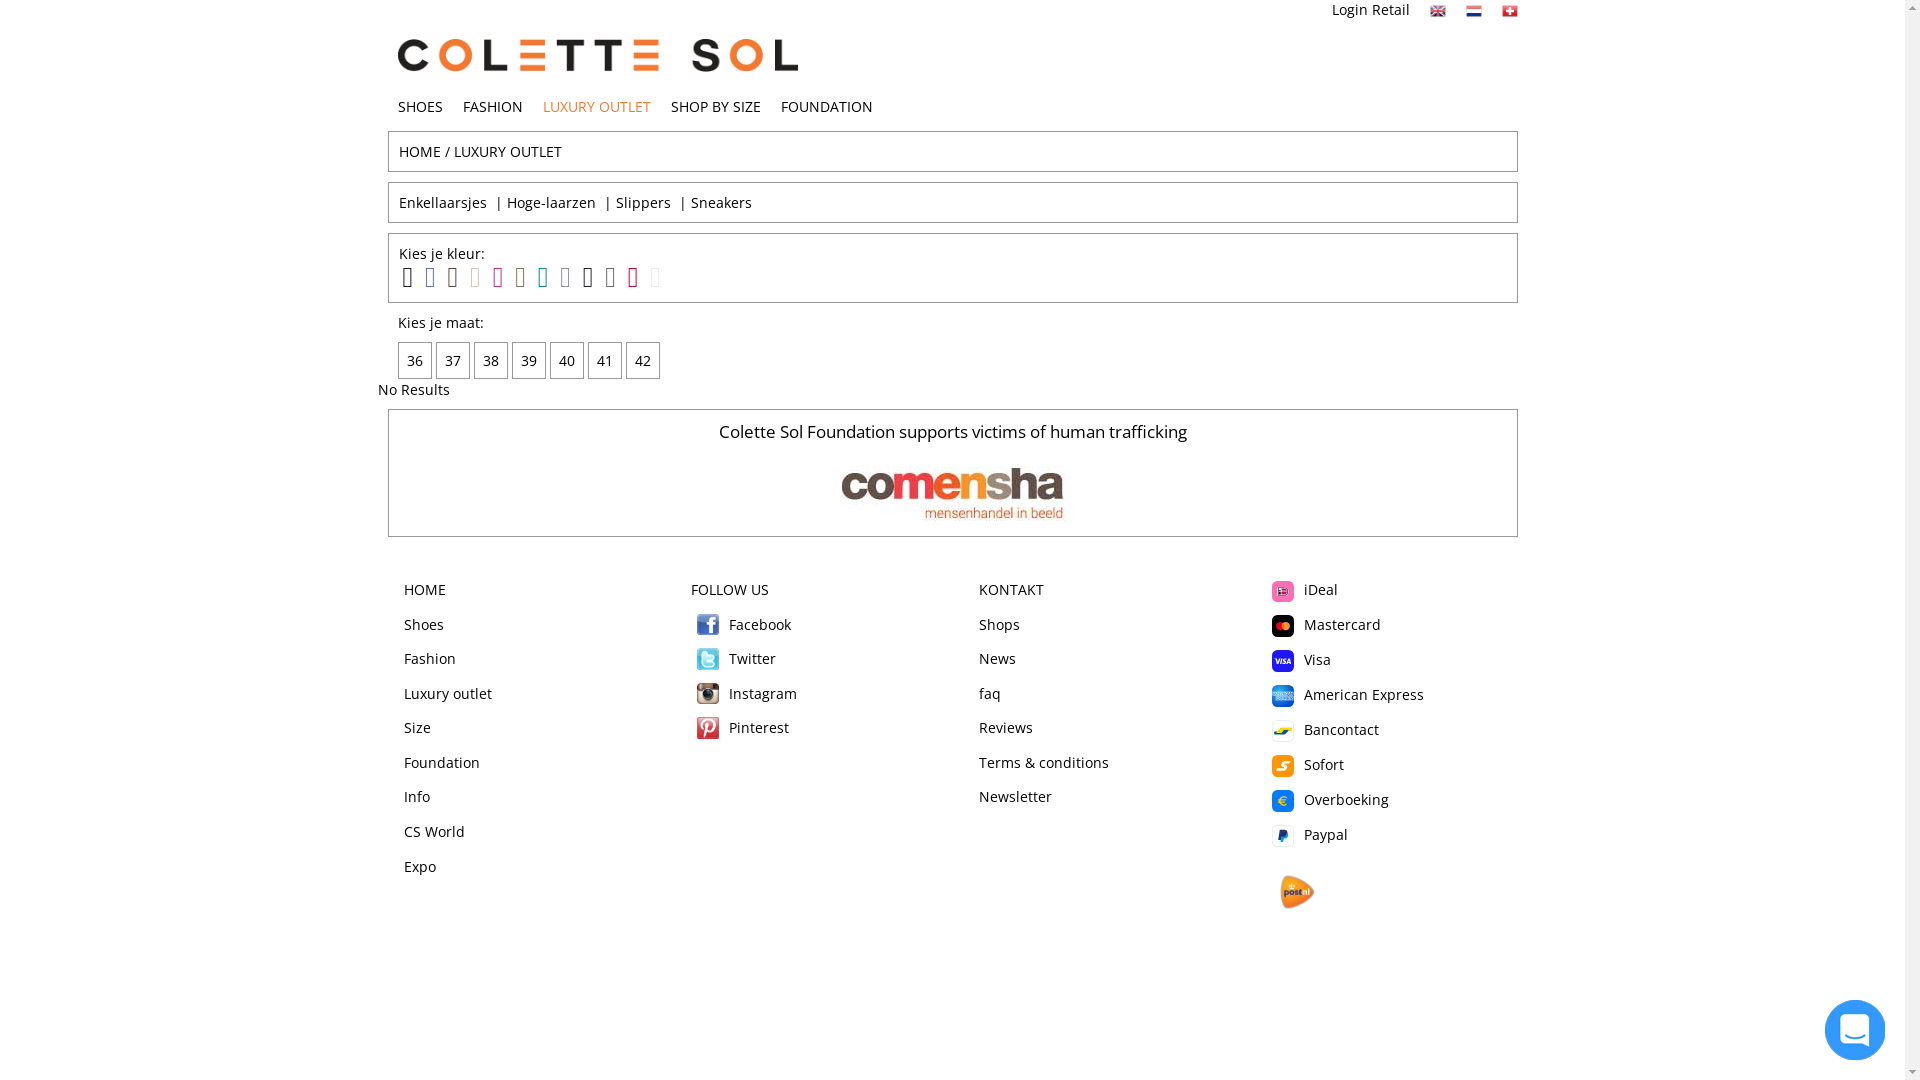 This screenshot has width=1920, height=1080. I want to click on 'Shoes', so click(422, 623).